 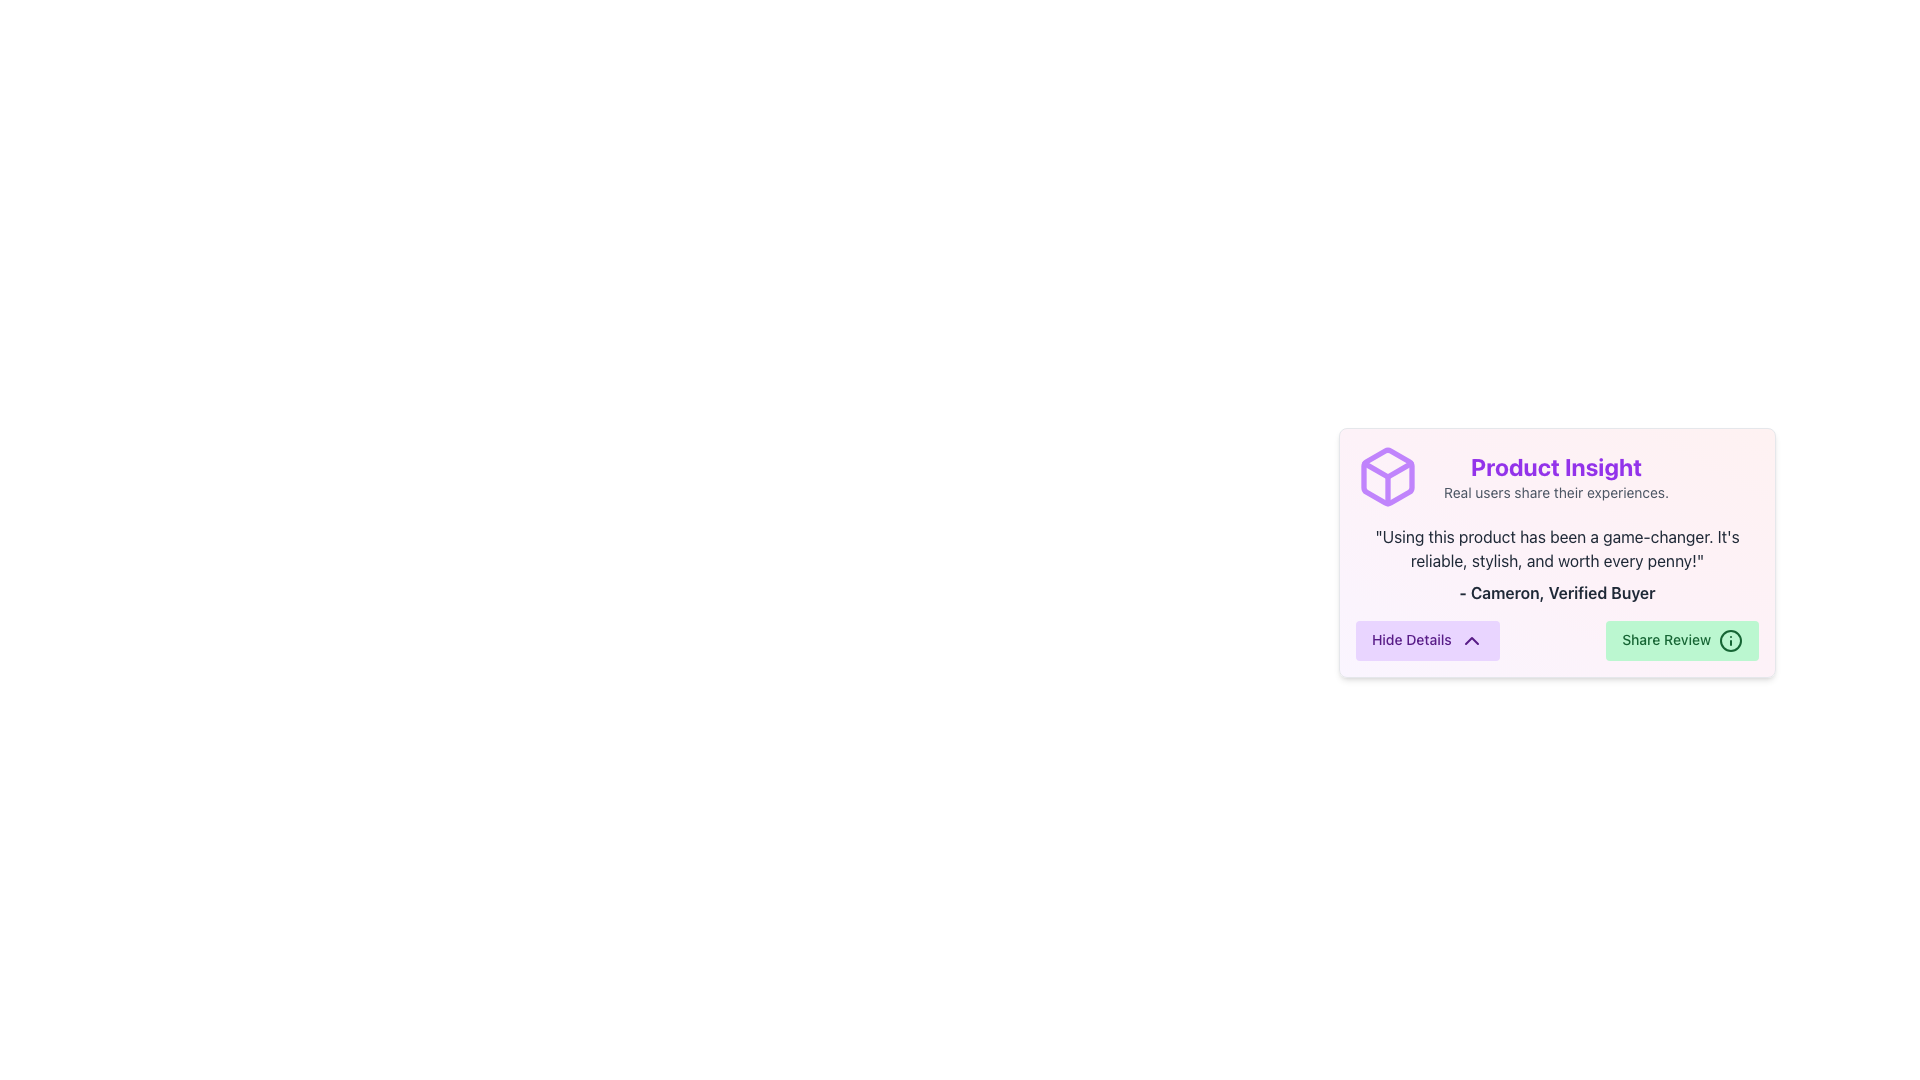 I want to click on the small chevron-up icon located to the right of the 'Hide Details' button, visually indicating an upward direction, so click(x=1471, y=640).